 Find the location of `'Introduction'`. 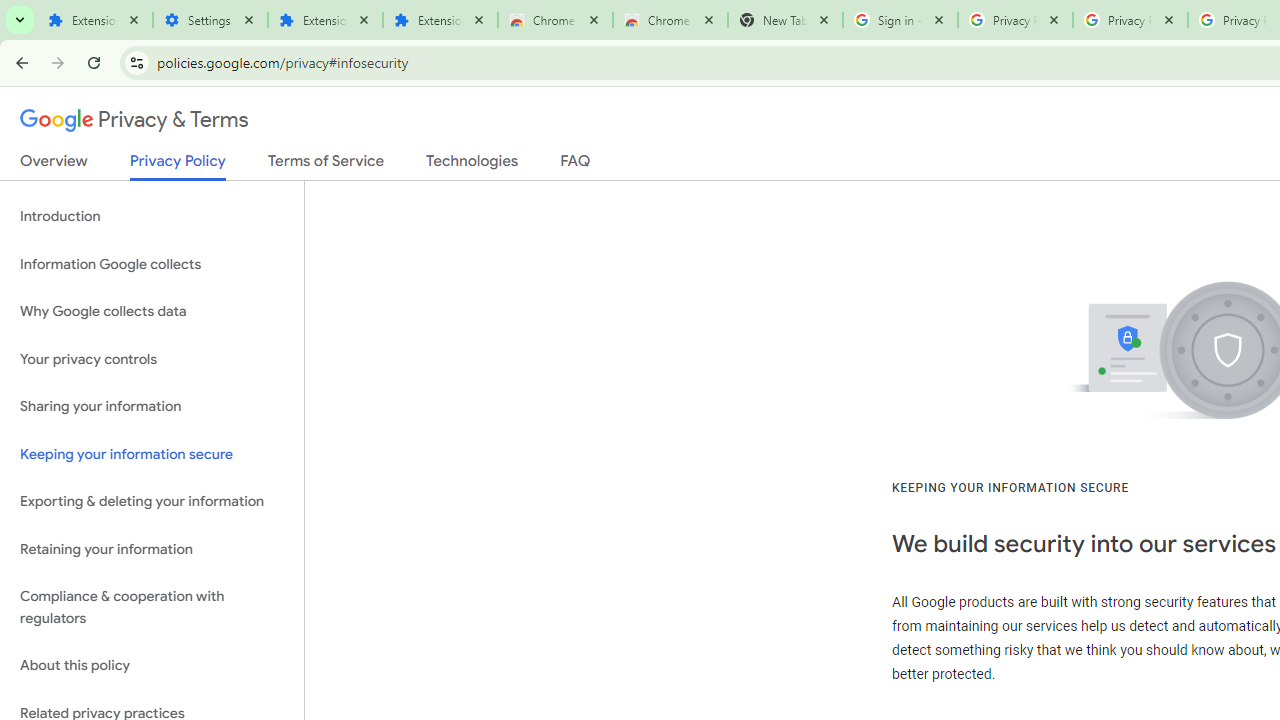

'Introduction' is located at coordinates (151, 217).